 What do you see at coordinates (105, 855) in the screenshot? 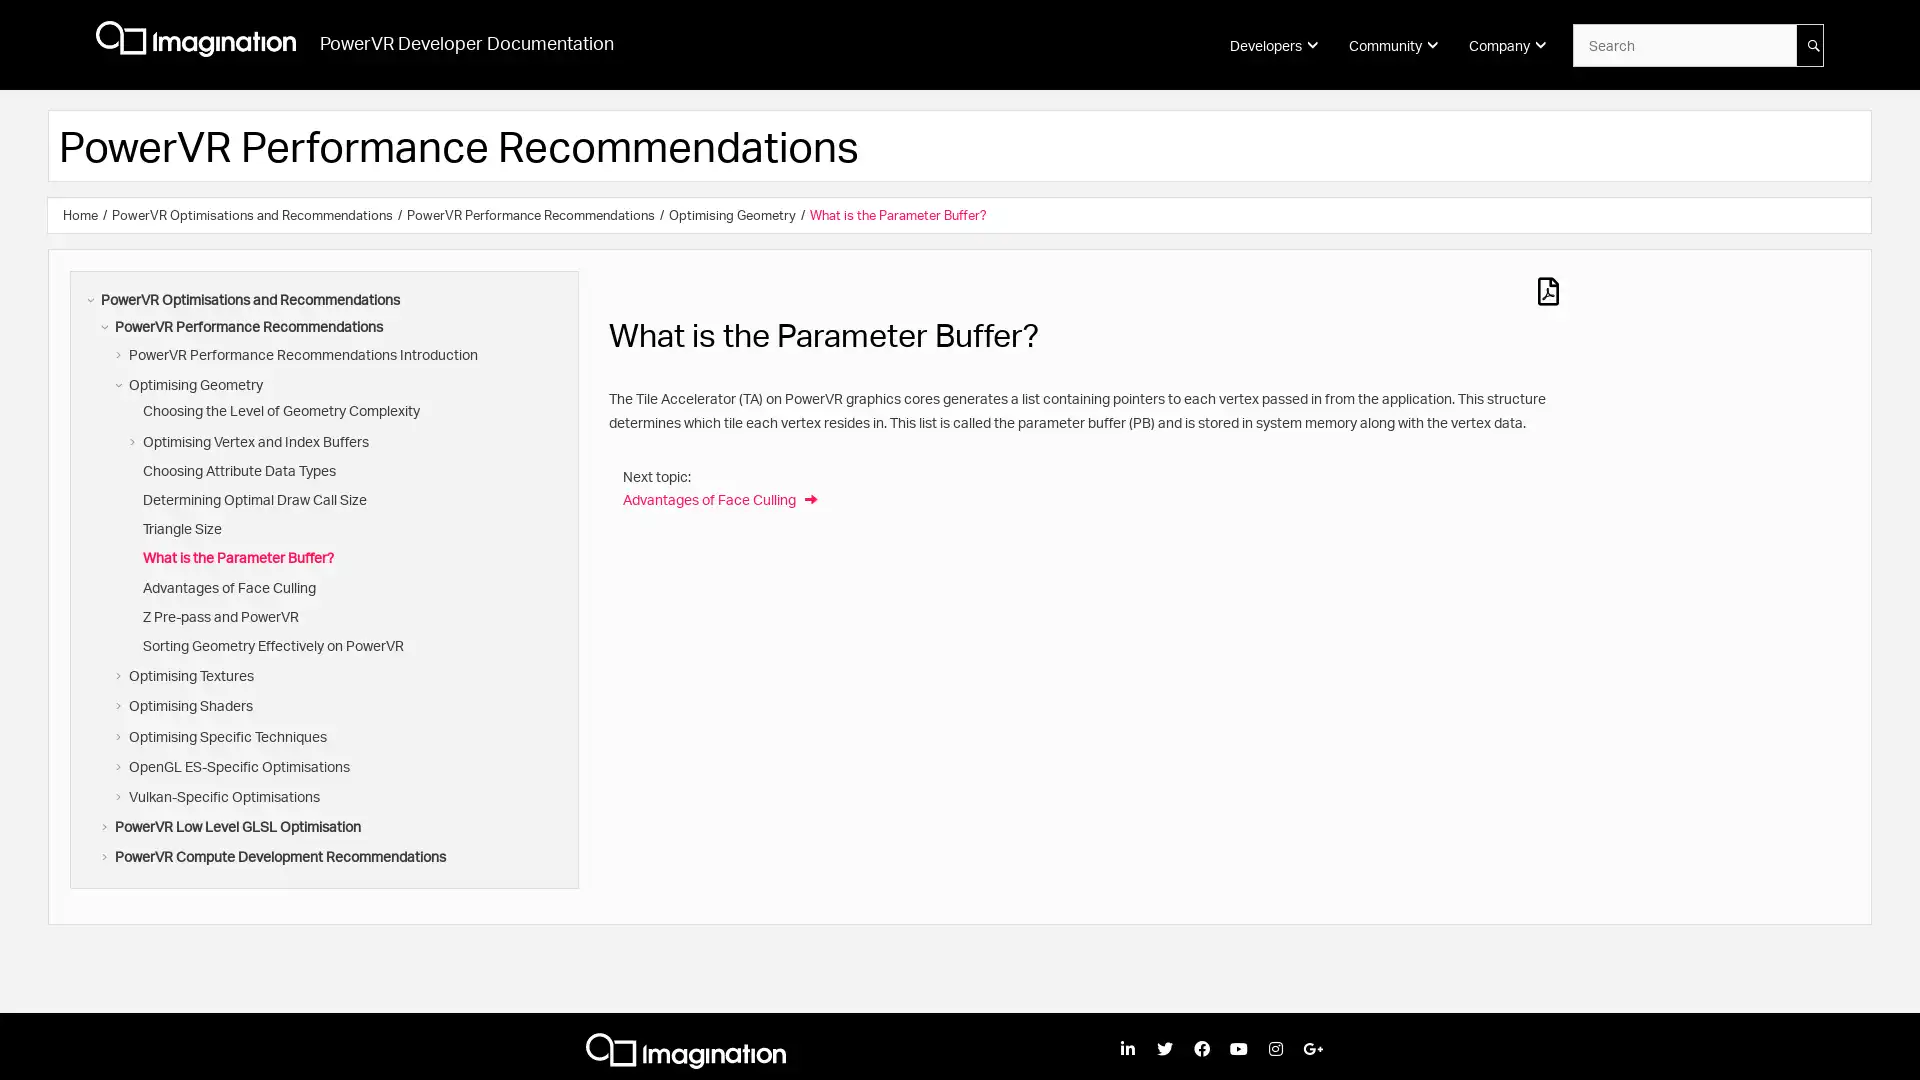
I see `Expand PowerVR Compute Development Recommendations` at bounding box center [105, 855].